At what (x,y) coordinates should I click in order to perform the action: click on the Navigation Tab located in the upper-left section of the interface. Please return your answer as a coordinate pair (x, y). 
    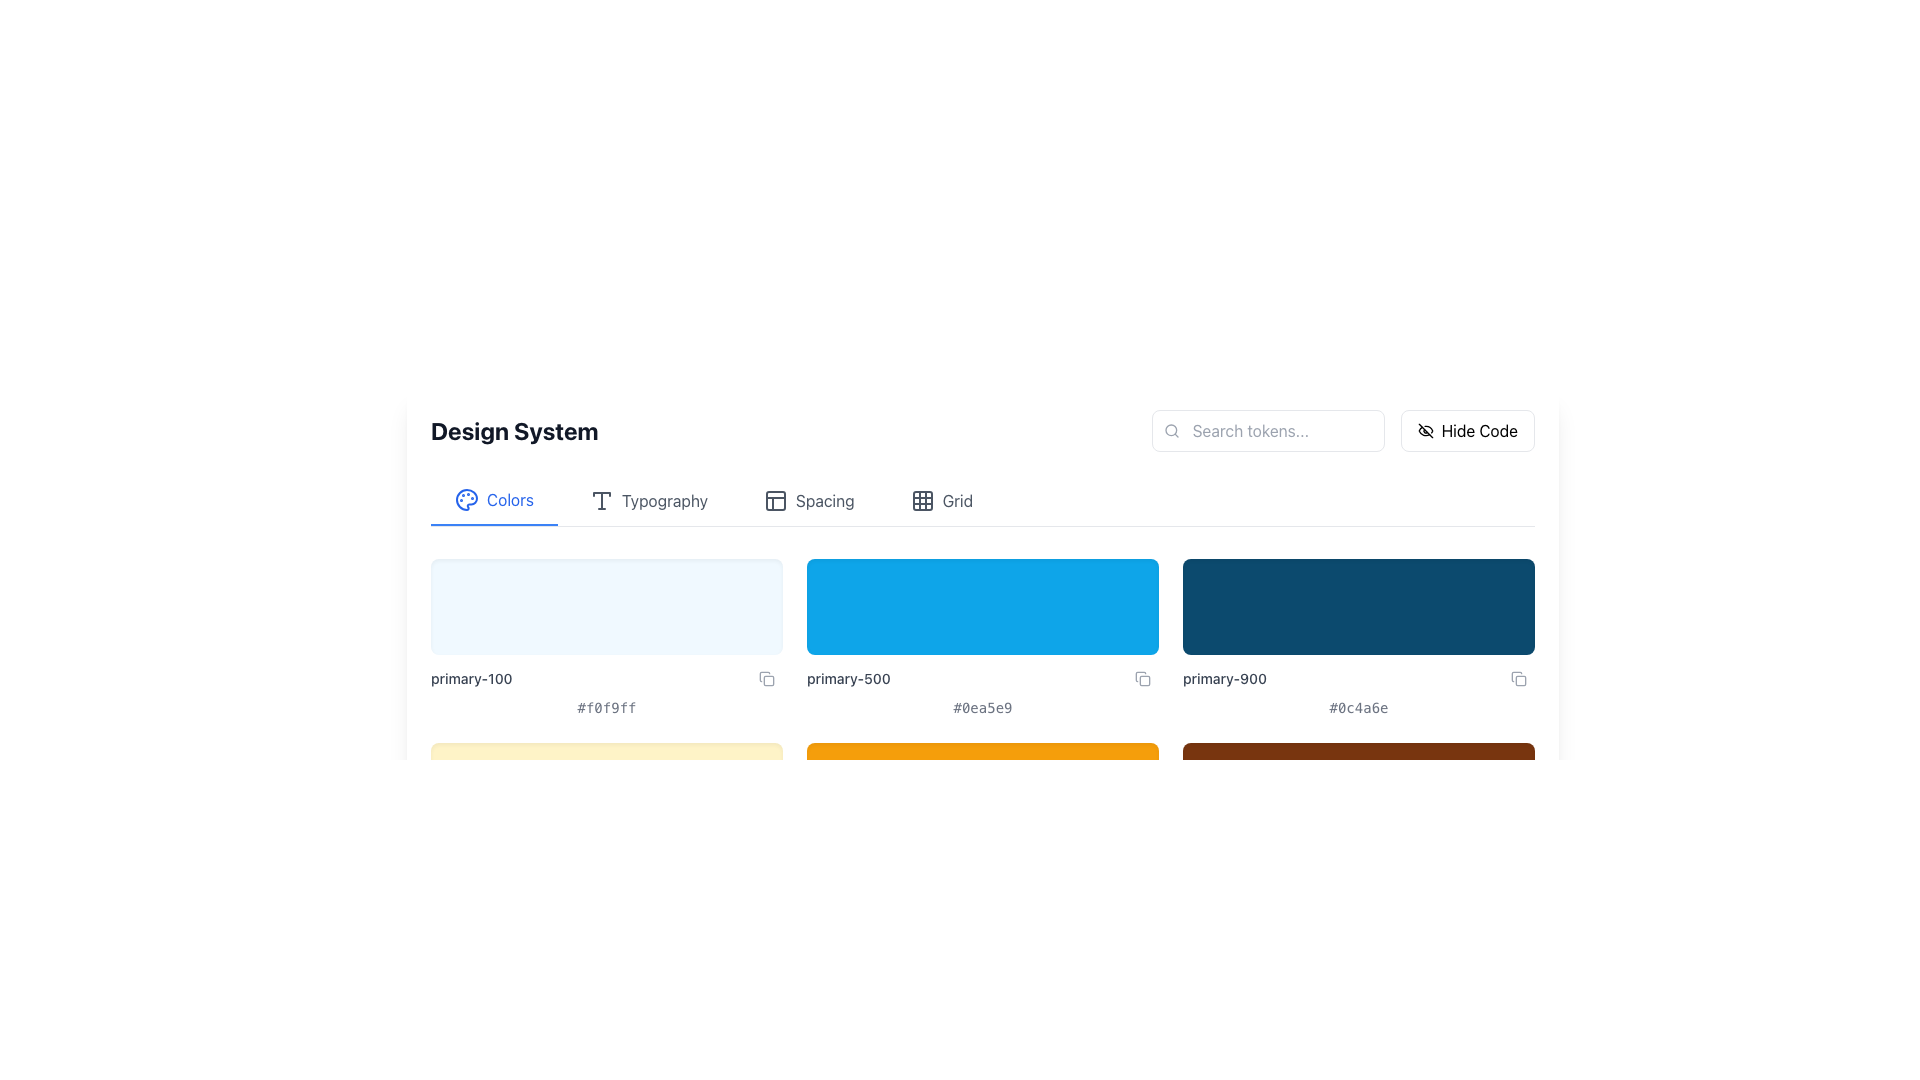
    Looking at the image, I should click on (494, 500).